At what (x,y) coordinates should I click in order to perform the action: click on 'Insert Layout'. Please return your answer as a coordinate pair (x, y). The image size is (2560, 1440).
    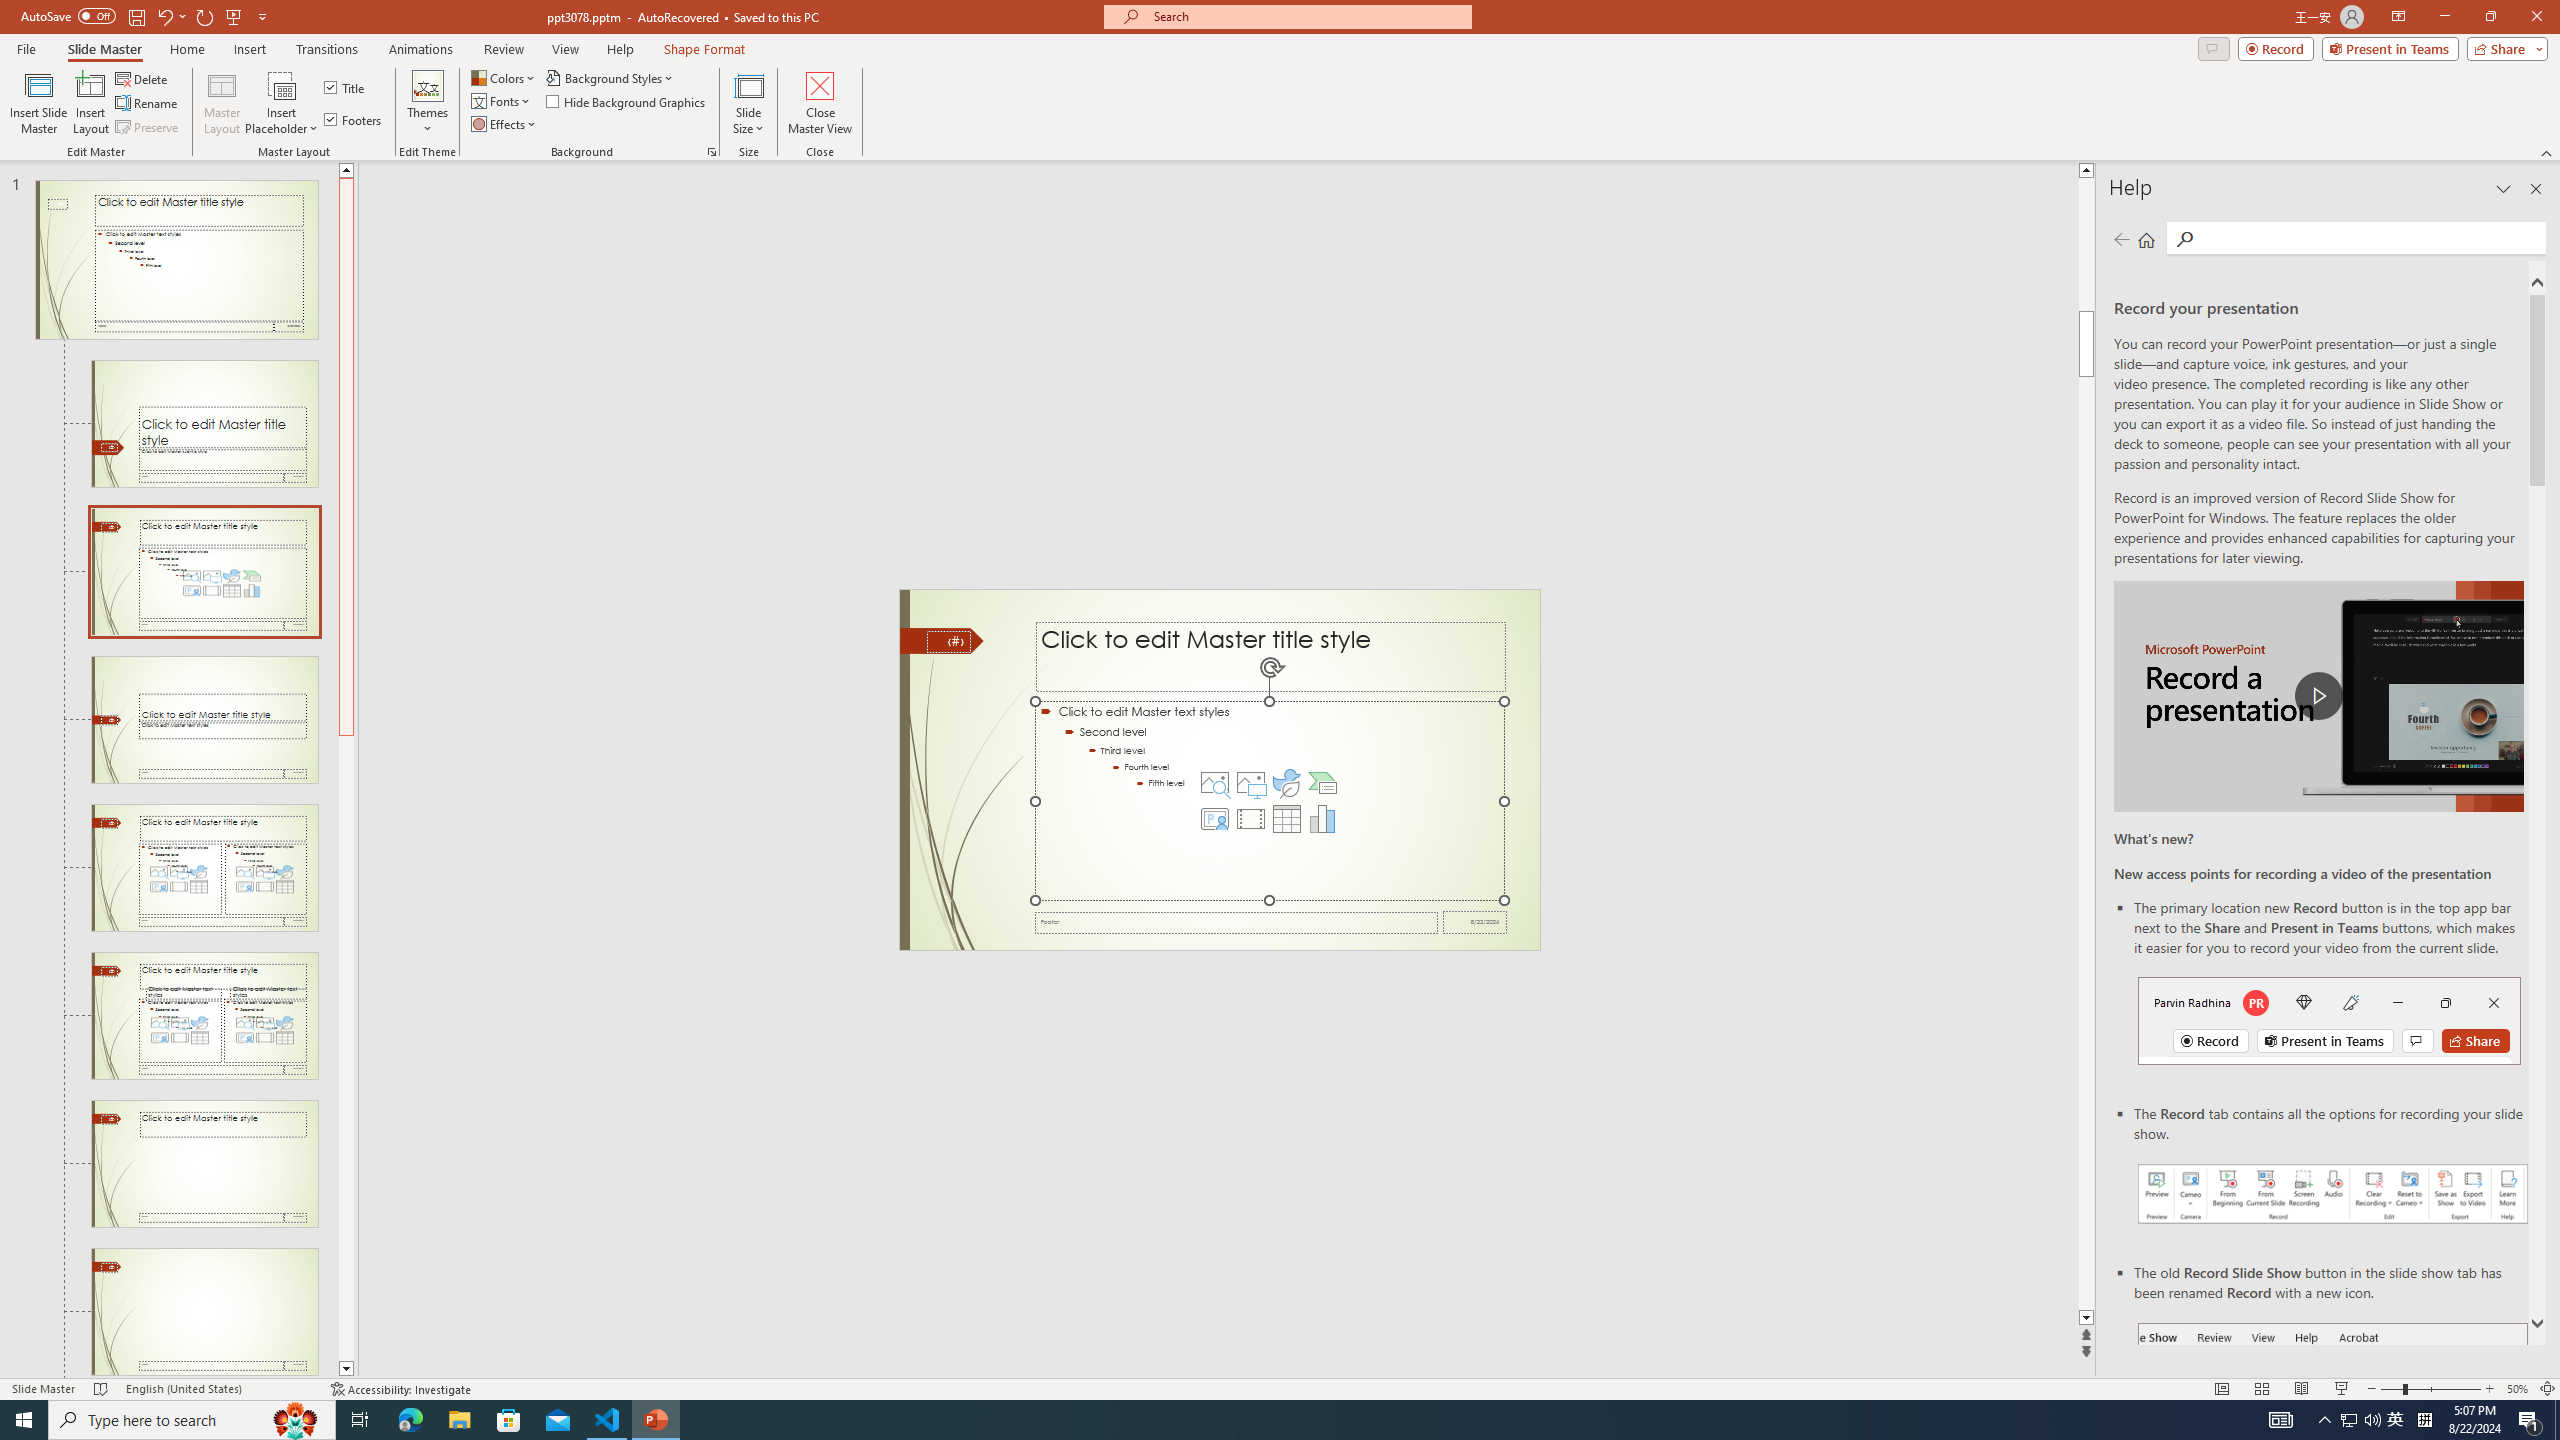
    Looking at the image, I should click on (89, 103).